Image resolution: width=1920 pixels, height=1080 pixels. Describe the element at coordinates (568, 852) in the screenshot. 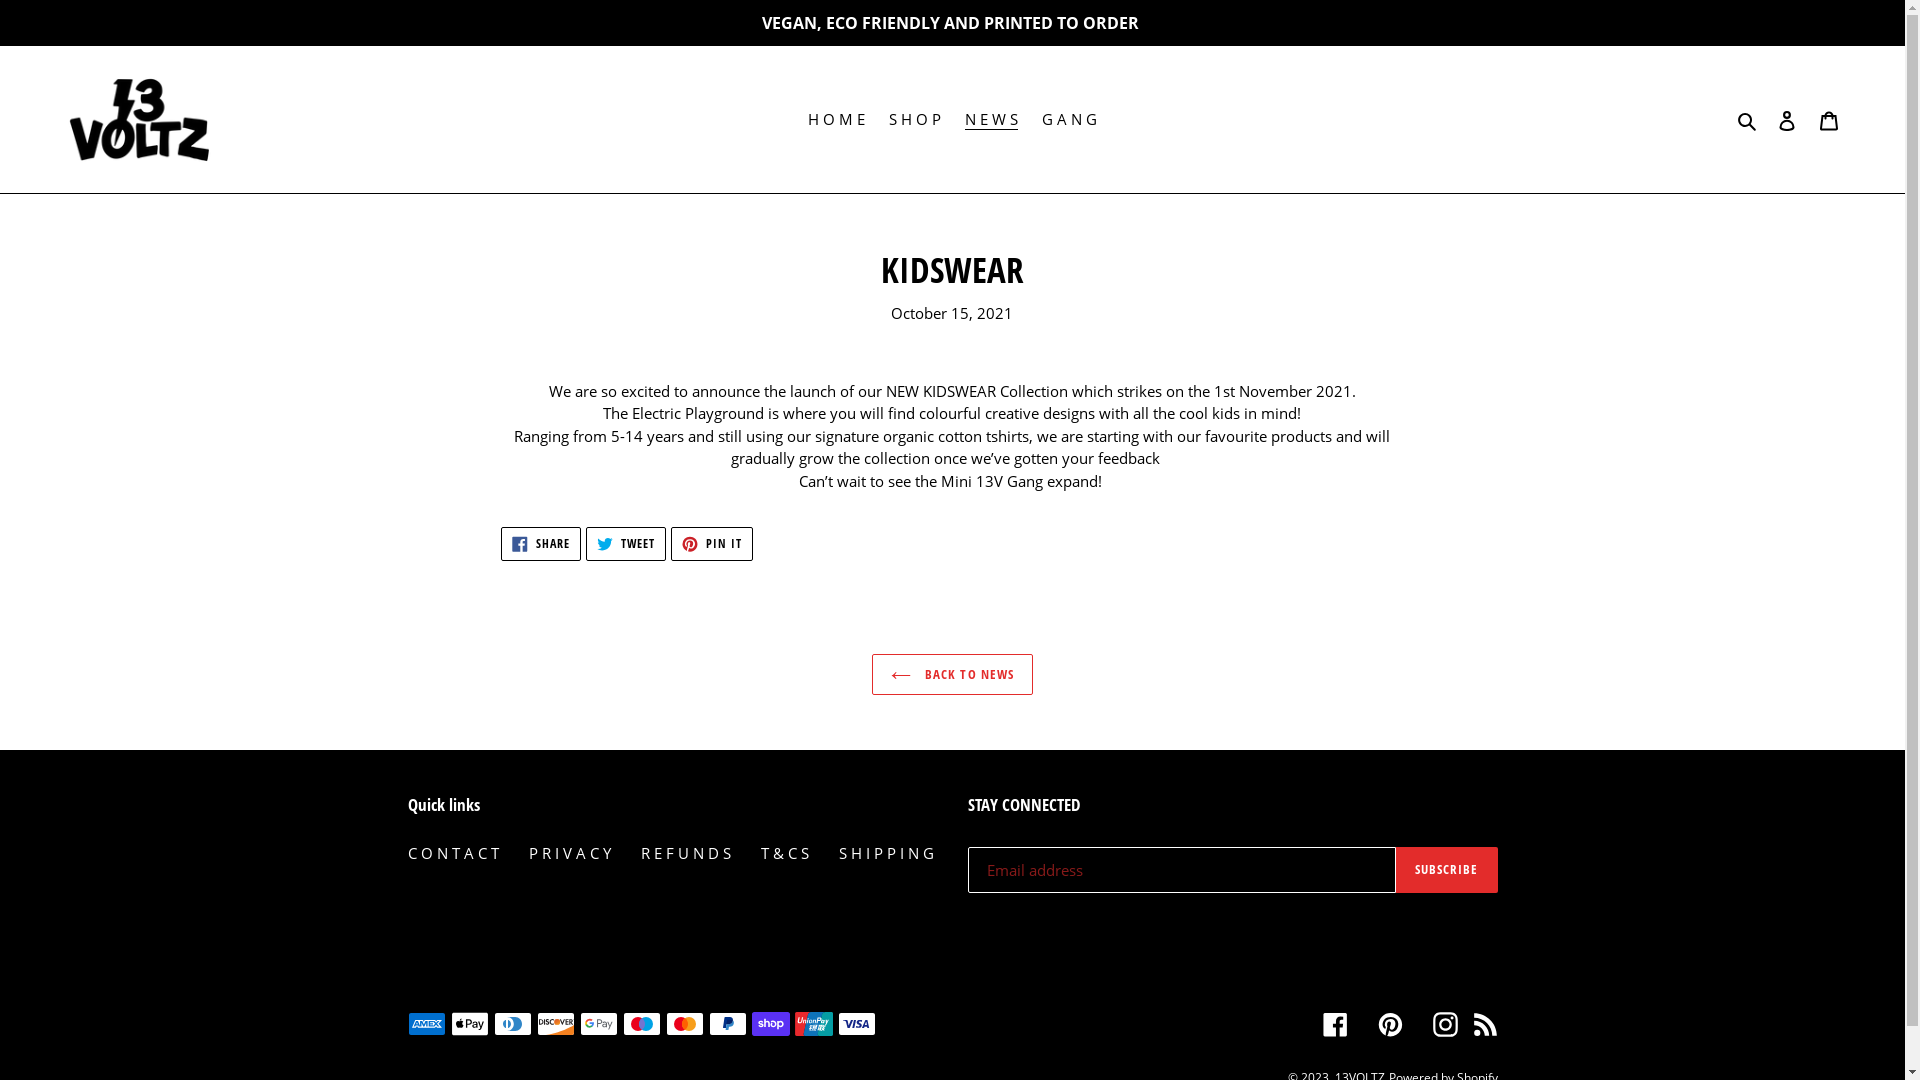

I see `'P R I V A C Y'` at that location.